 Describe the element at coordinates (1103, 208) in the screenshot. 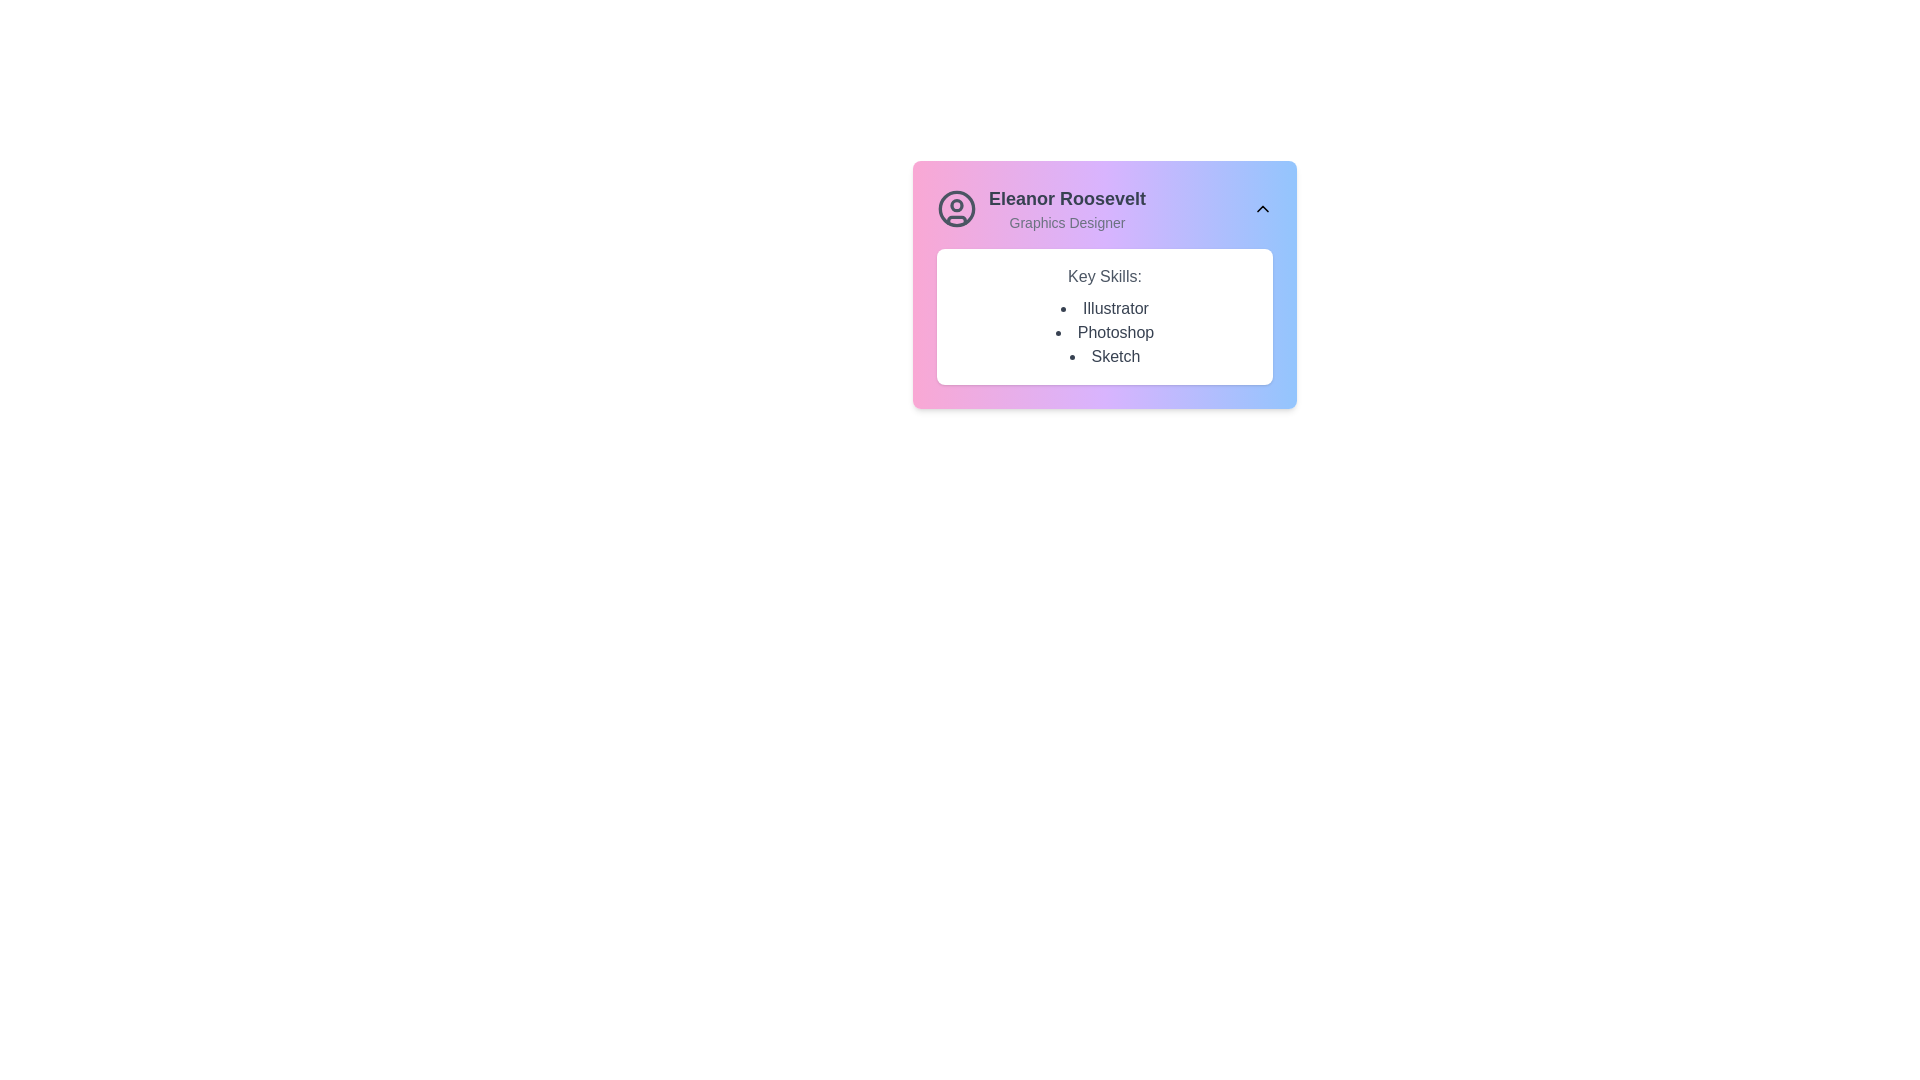

I see `the Composite UI component displaying 'Eleanor Roosevelt' with the subtitle 'Graphics Designer'` at that location.